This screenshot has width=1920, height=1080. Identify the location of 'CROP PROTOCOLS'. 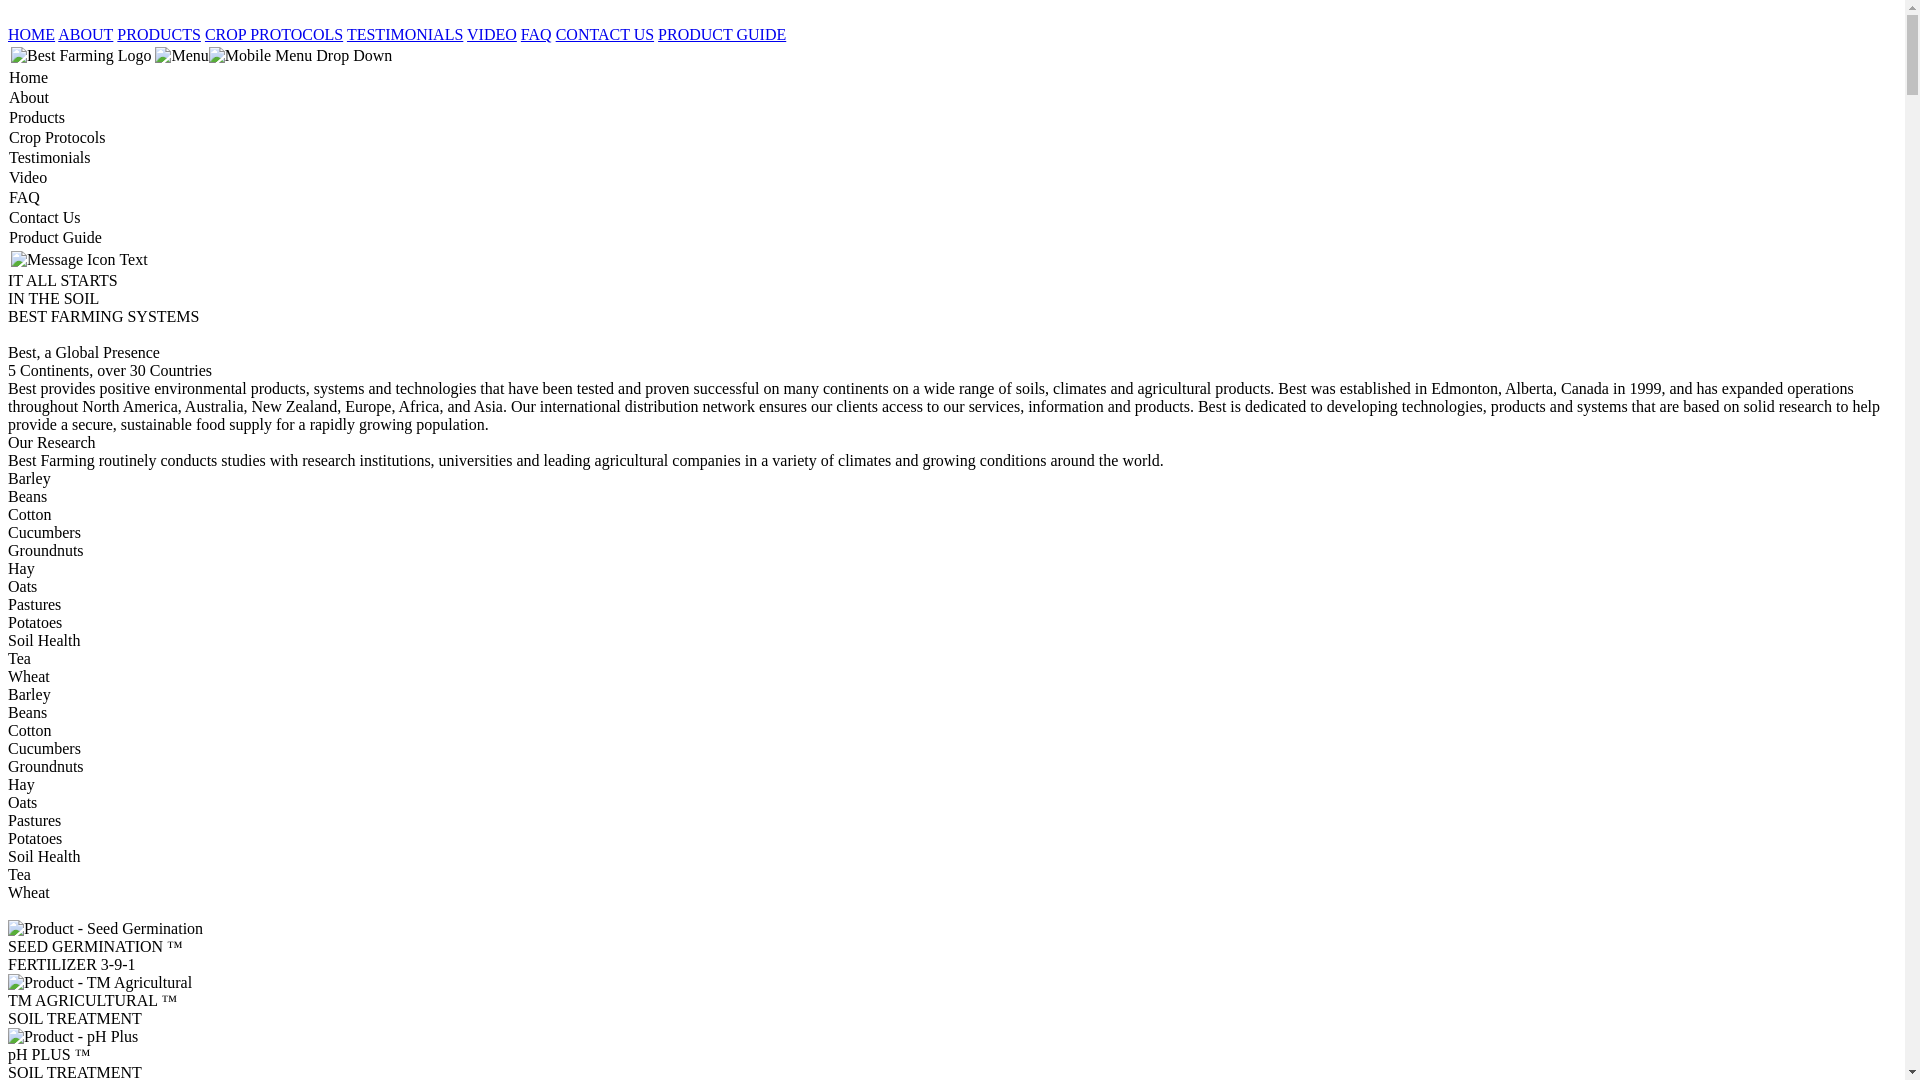
(272, 34).